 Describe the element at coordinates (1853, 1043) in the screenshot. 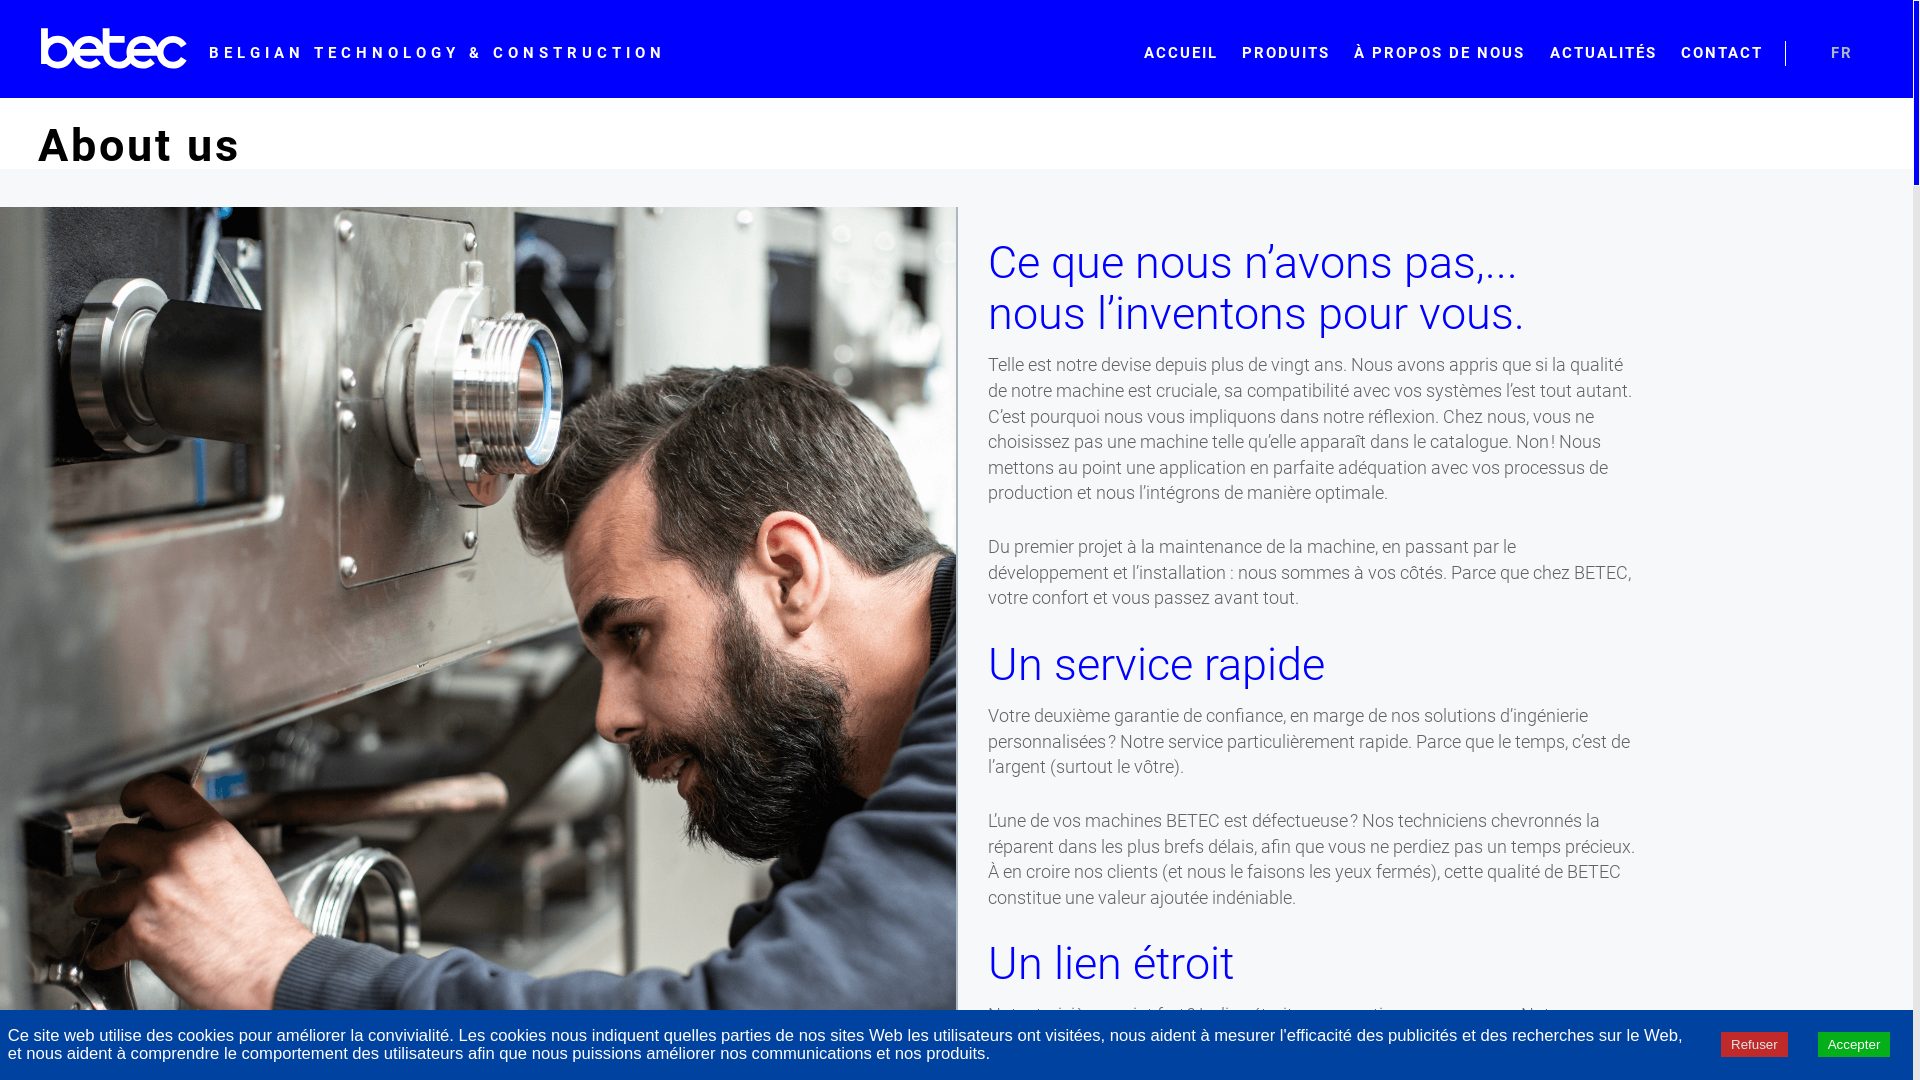

I see `'Accepter'` at that location.